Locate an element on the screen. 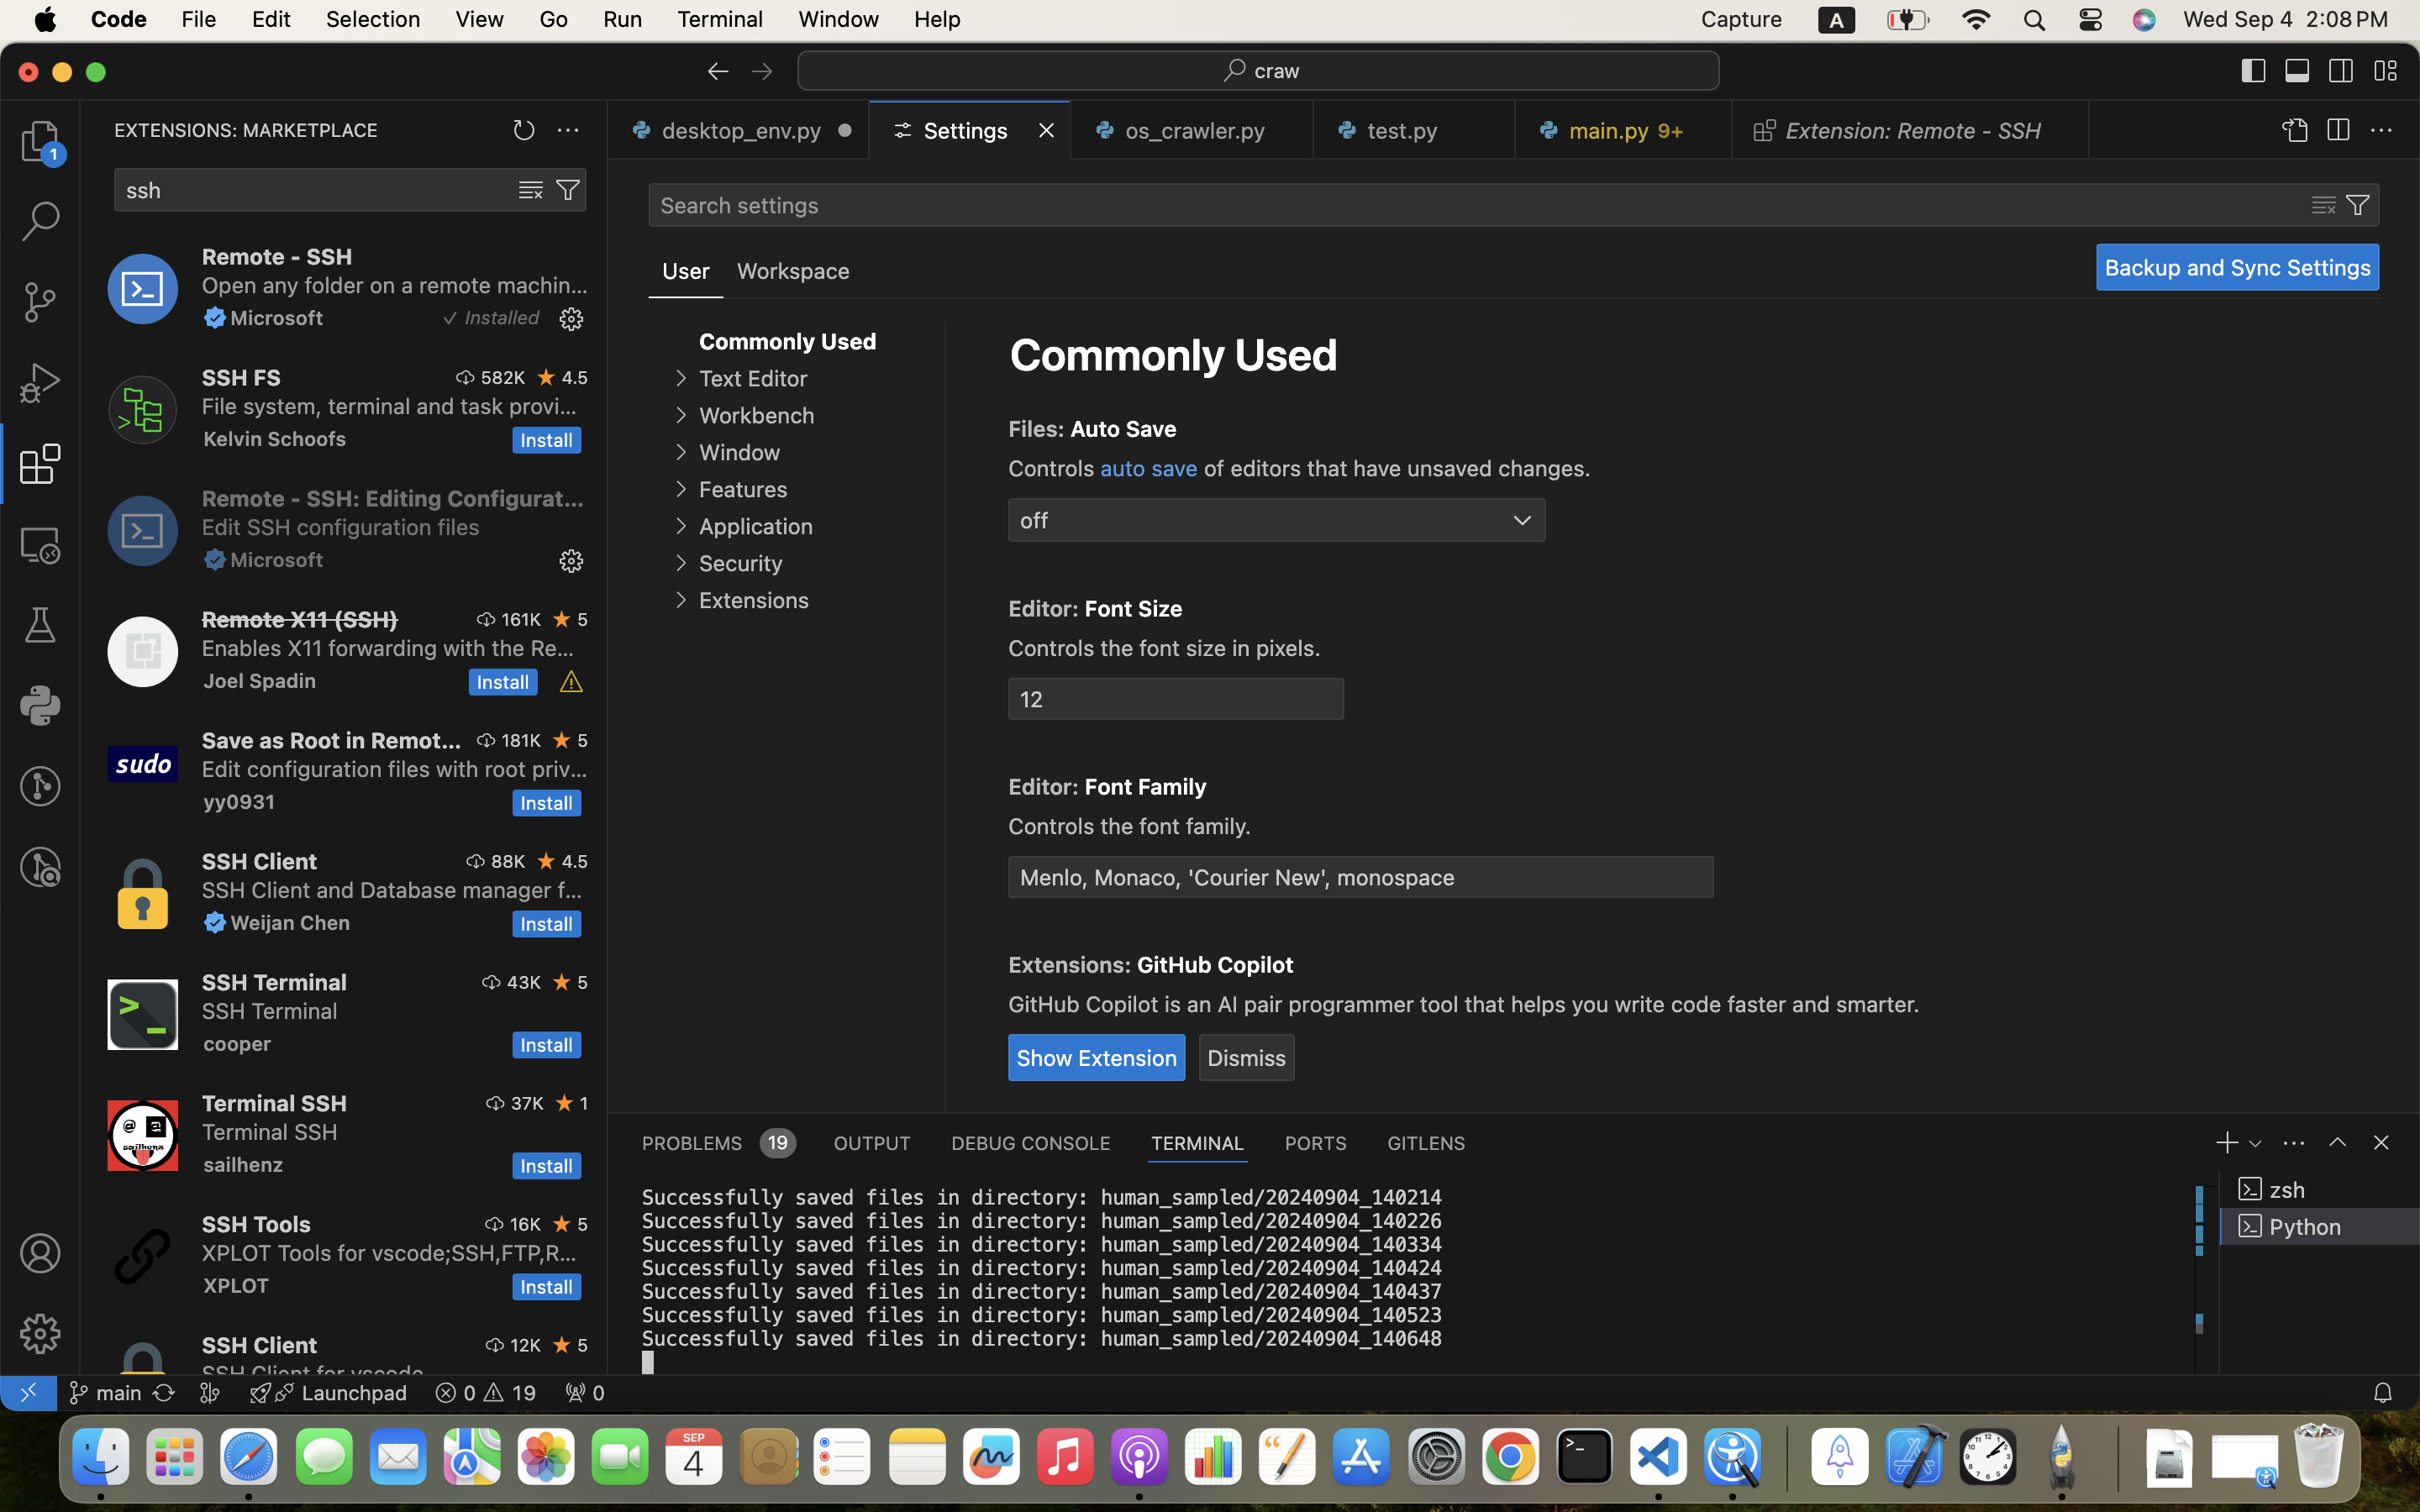 This screenshot has height=1512, width=2420. '0 os_crawler.py  ' is located at coordinates (1192, 129).